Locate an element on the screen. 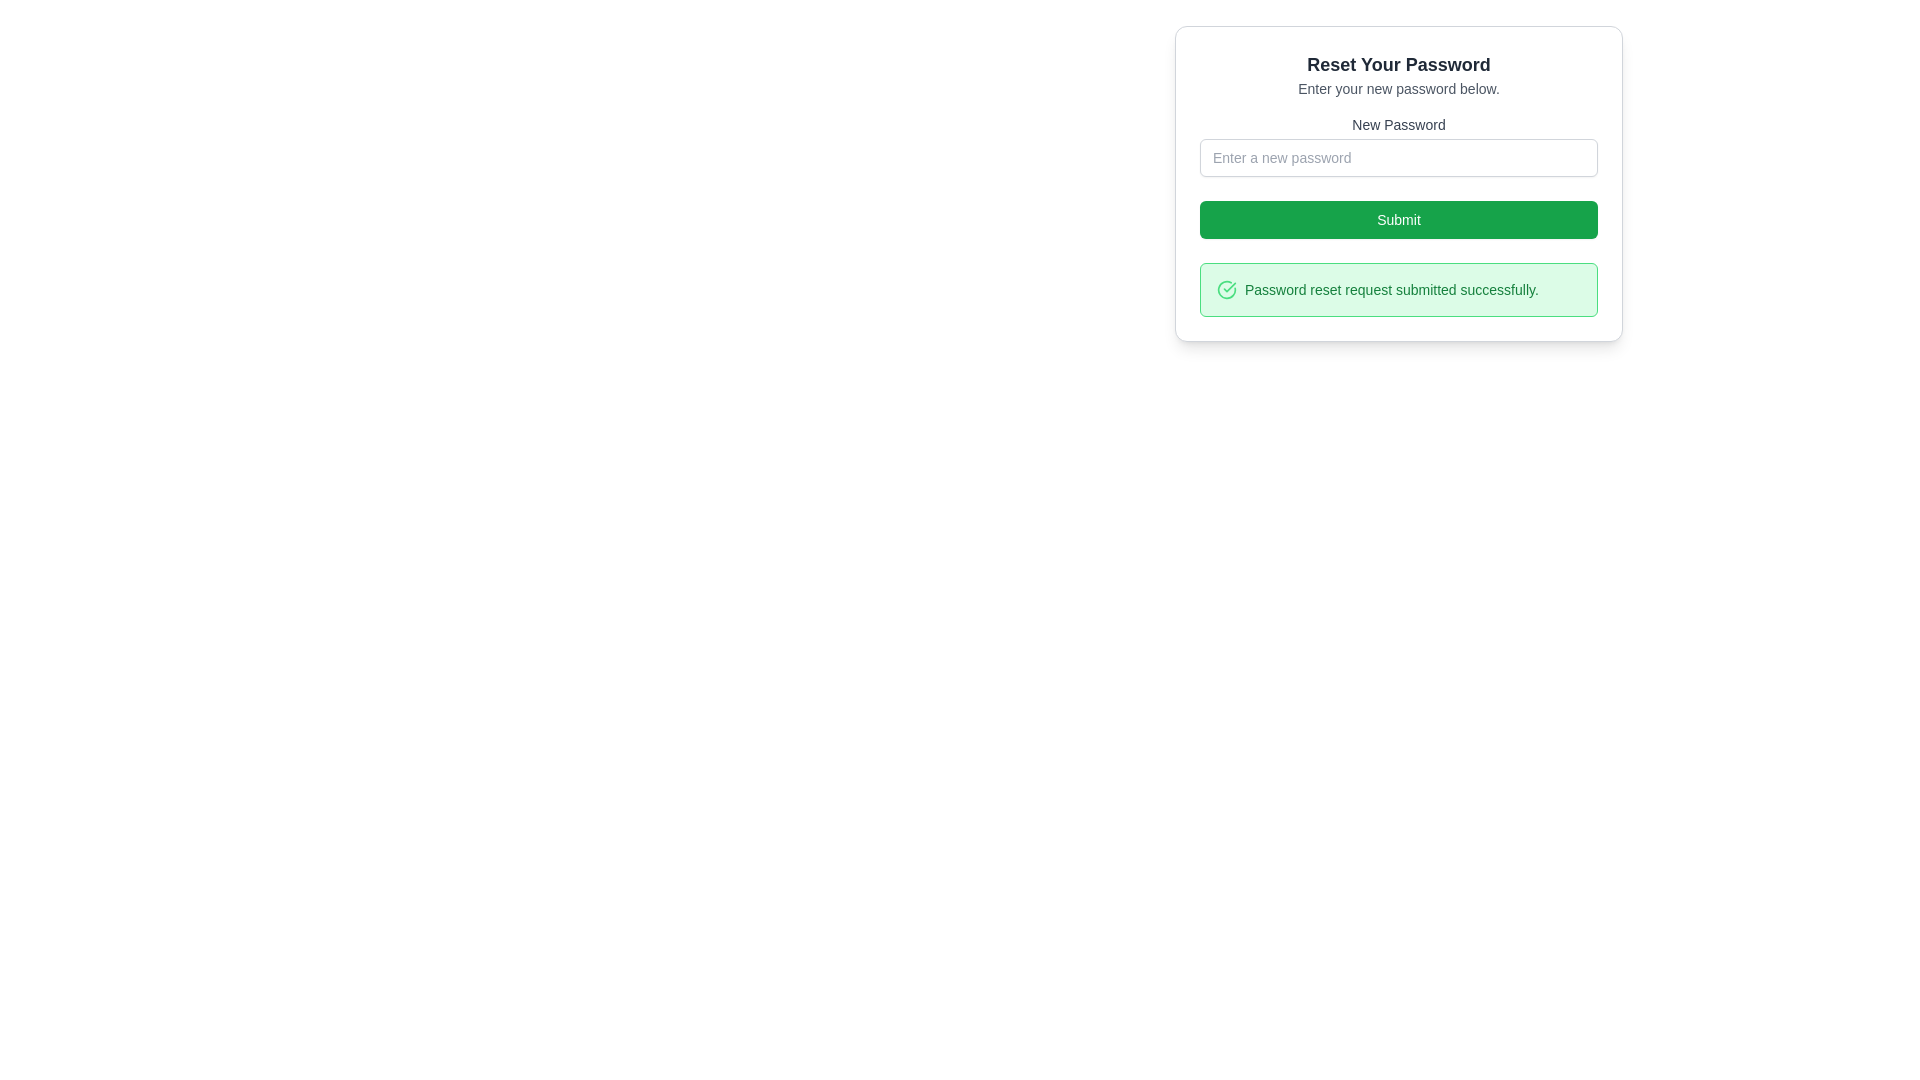 This screenshot has height=1080, width=1920. the main heading of the password reset interface, which is positioned at the top of a white card with rounded corners and a shadow, centered horizontally above the password entry text is located at coordinates (1397, 64).